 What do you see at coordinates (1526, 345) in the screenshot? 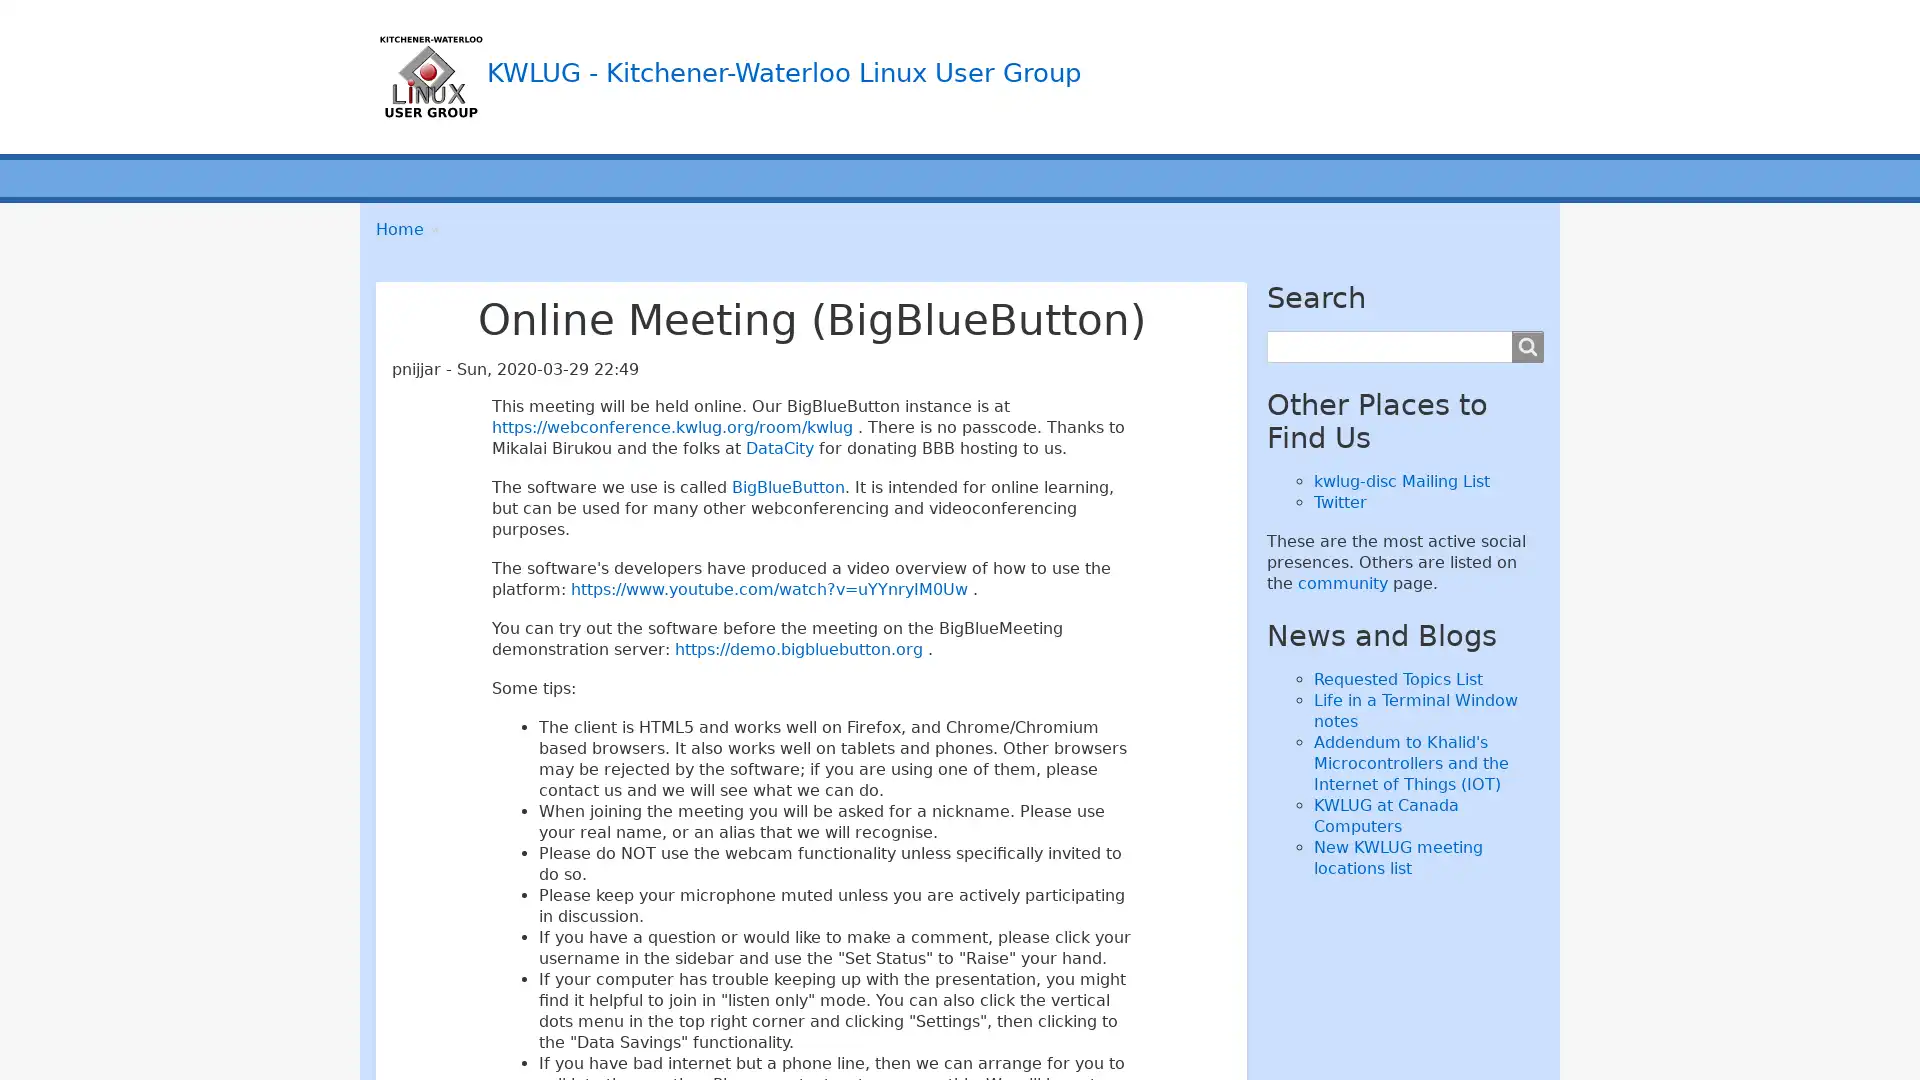
I see `Search` at bounding box center [1526, 345].